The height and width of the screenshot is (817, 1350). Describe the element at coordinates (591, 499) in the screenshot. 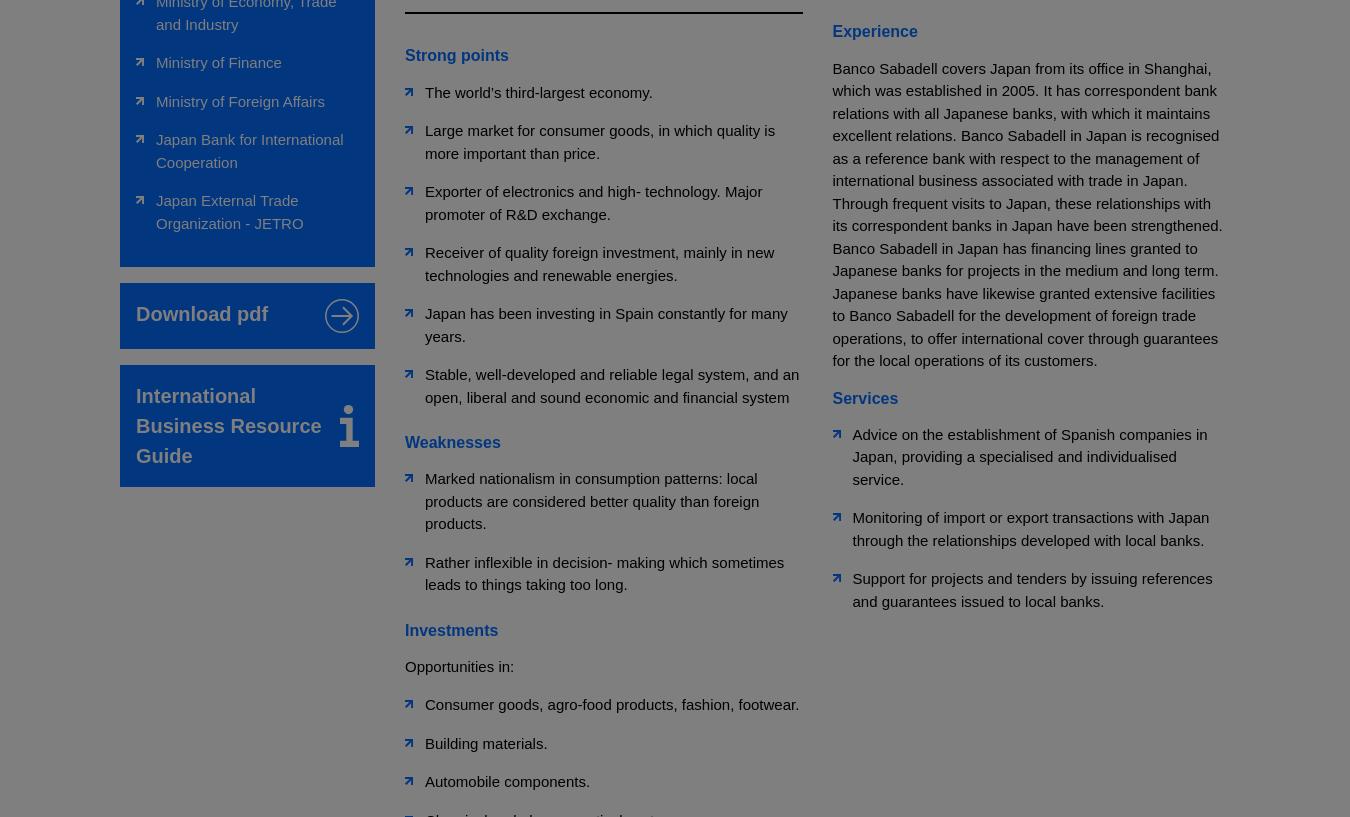

I see `'Marked nationalism in consumption patterns: local products are considered better quality than foreign products.'` at that location.